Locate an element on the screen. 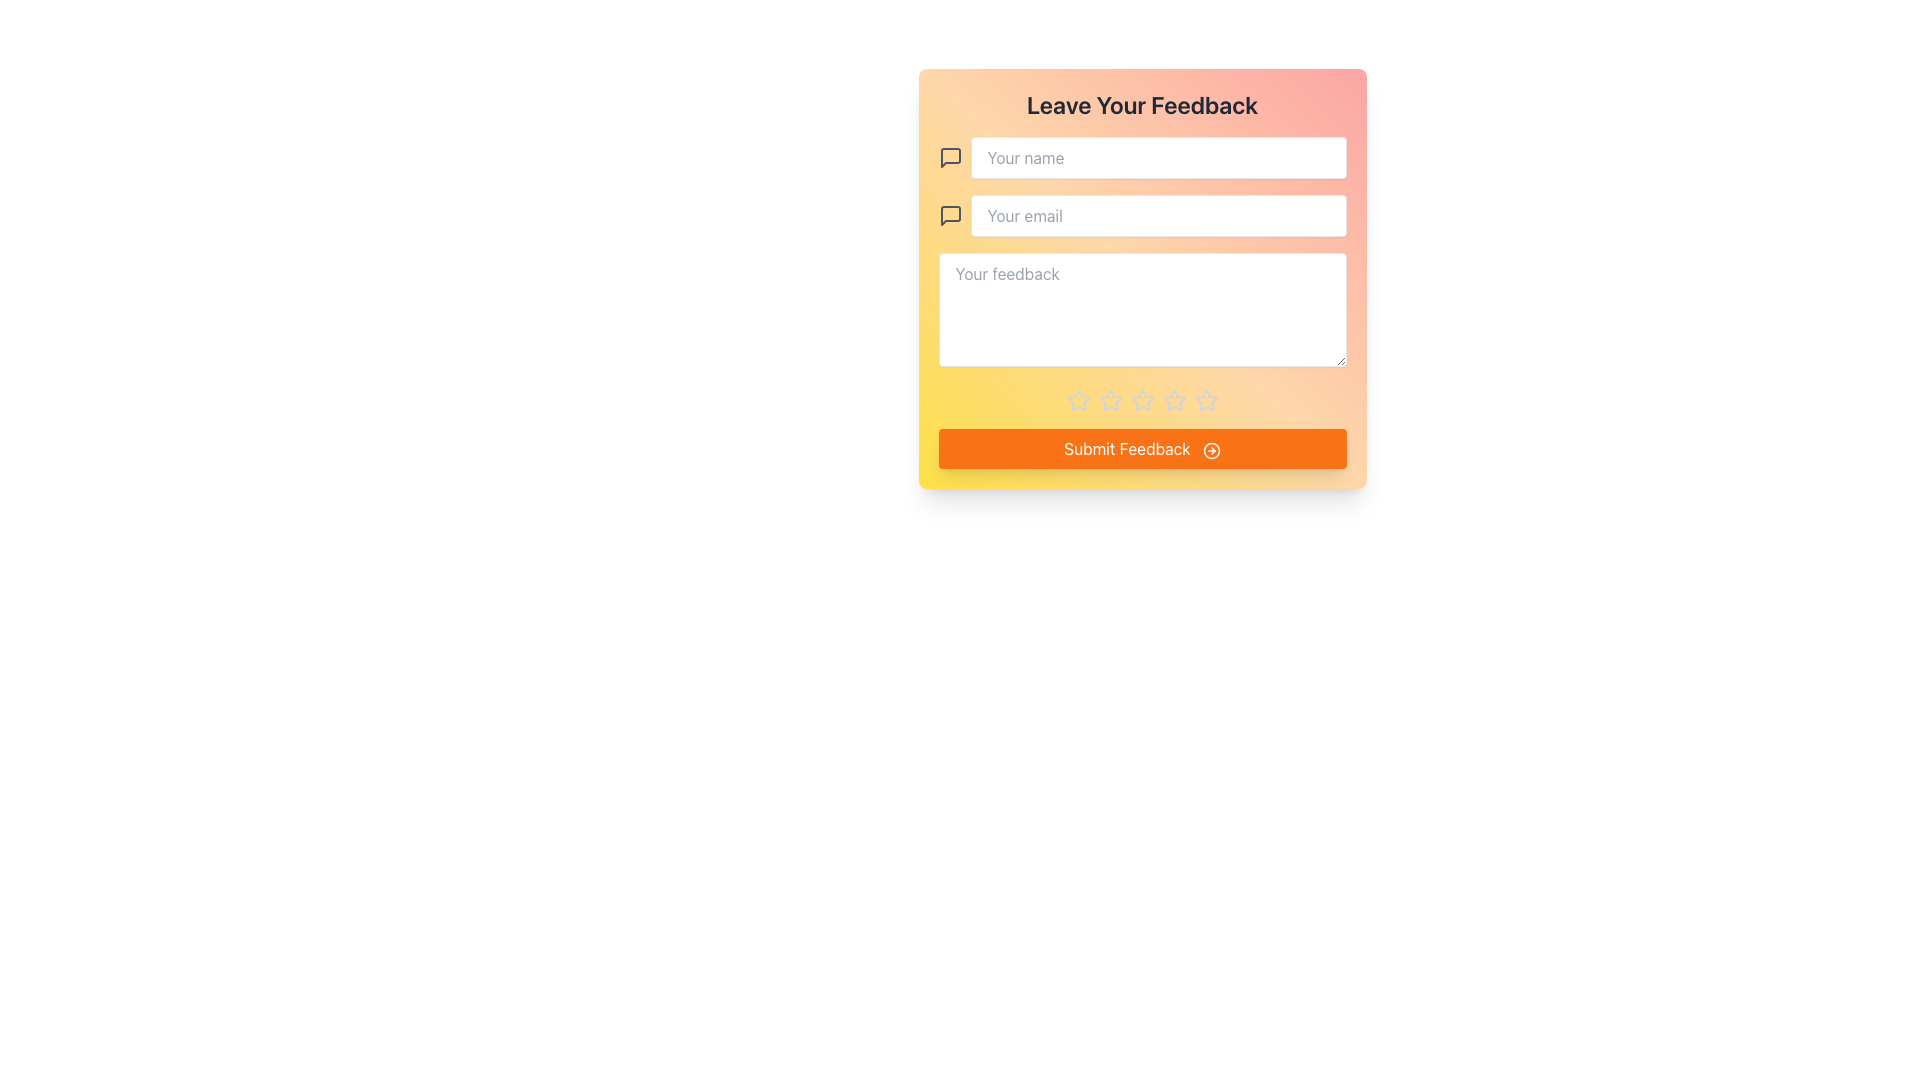  the chat bubble icon located to the left of the 'Your email' text input field is located at coordinates (949, 157).